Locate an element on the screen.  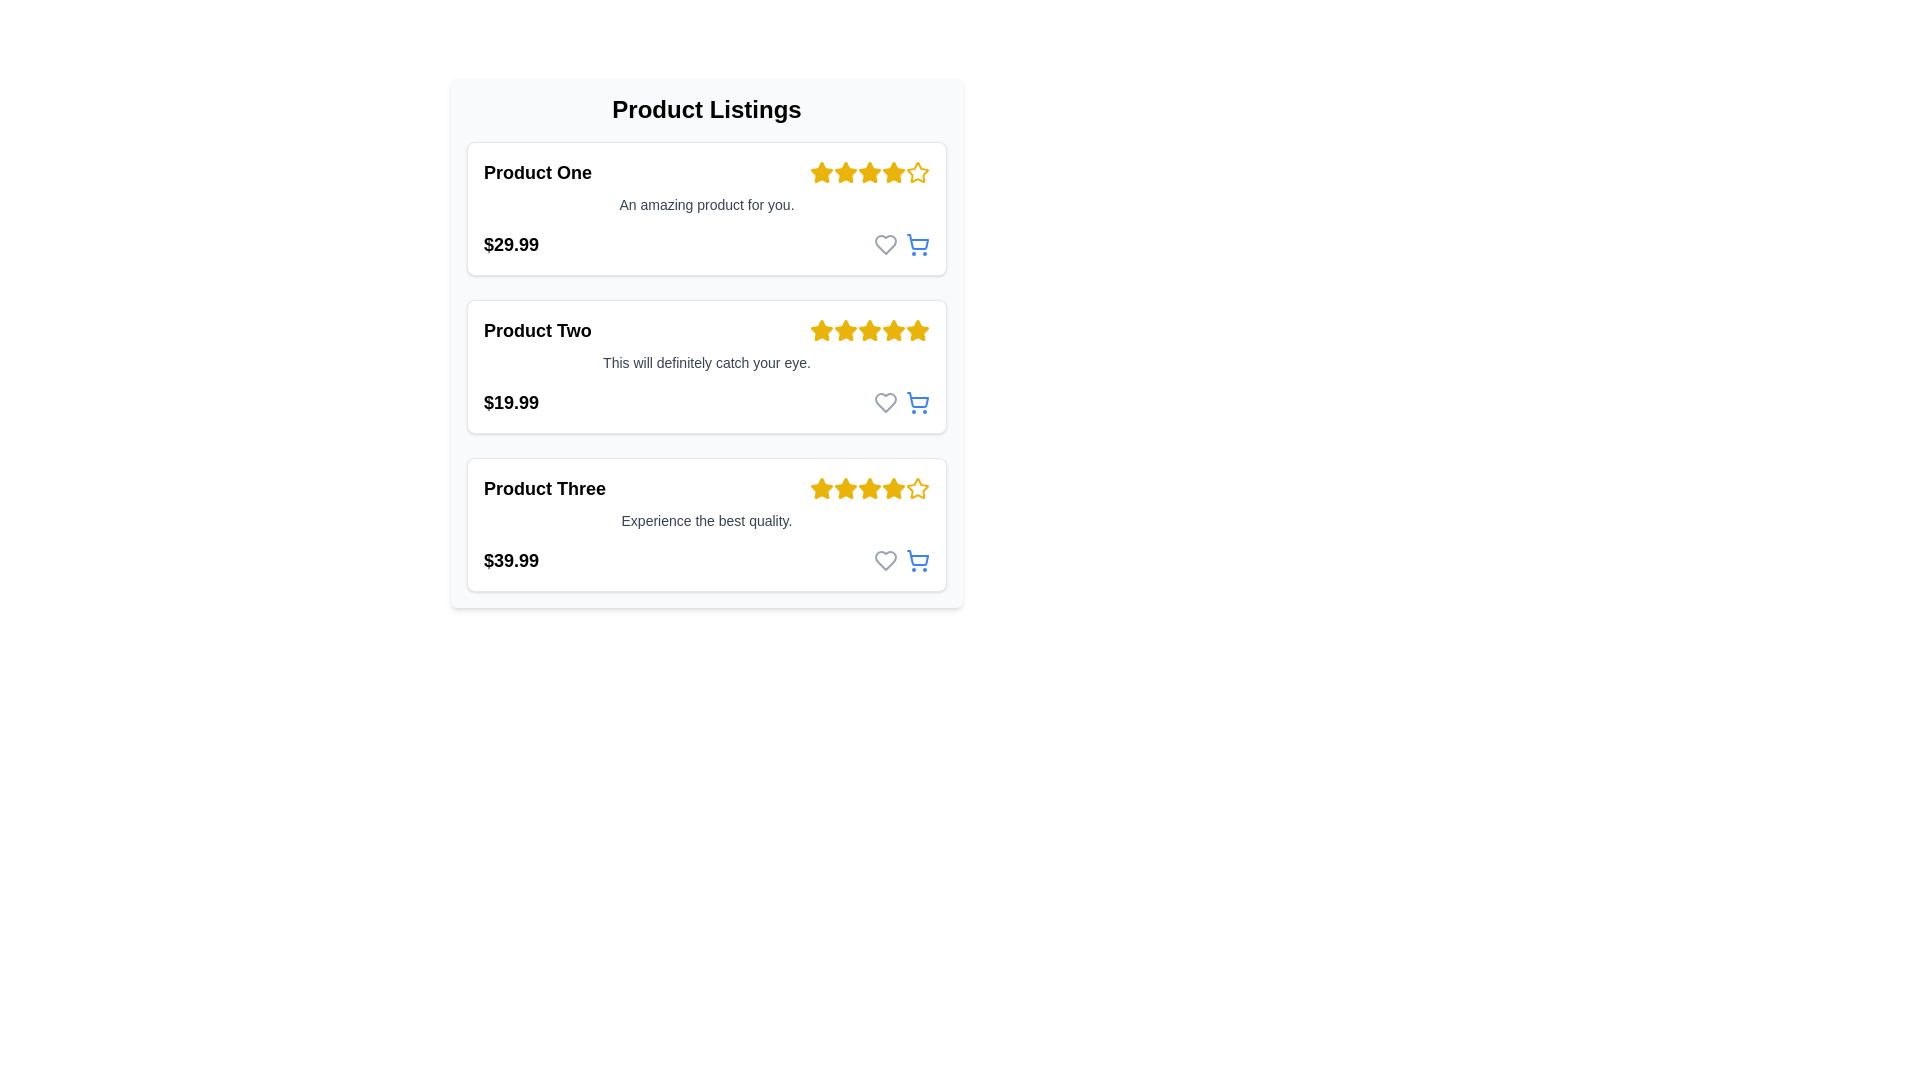
the sixth star icon in the rating system for Product Three, which is located beside the fifth golden-yellow star and is part of a visual rating system is located at coordinates (892, 489).